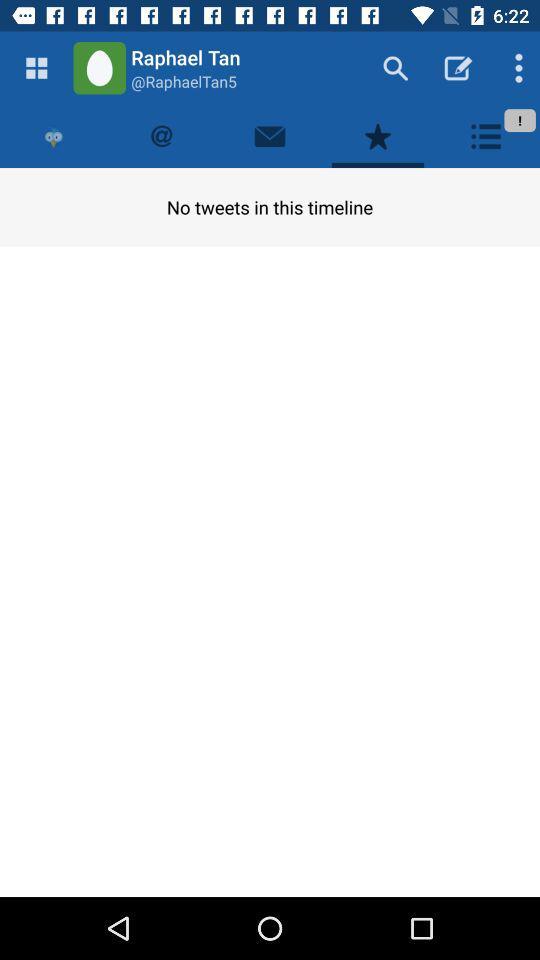  What do you see at coordinates (99, 68) in the screenshot?
I see `green icon` at bounding box center [99, 68].